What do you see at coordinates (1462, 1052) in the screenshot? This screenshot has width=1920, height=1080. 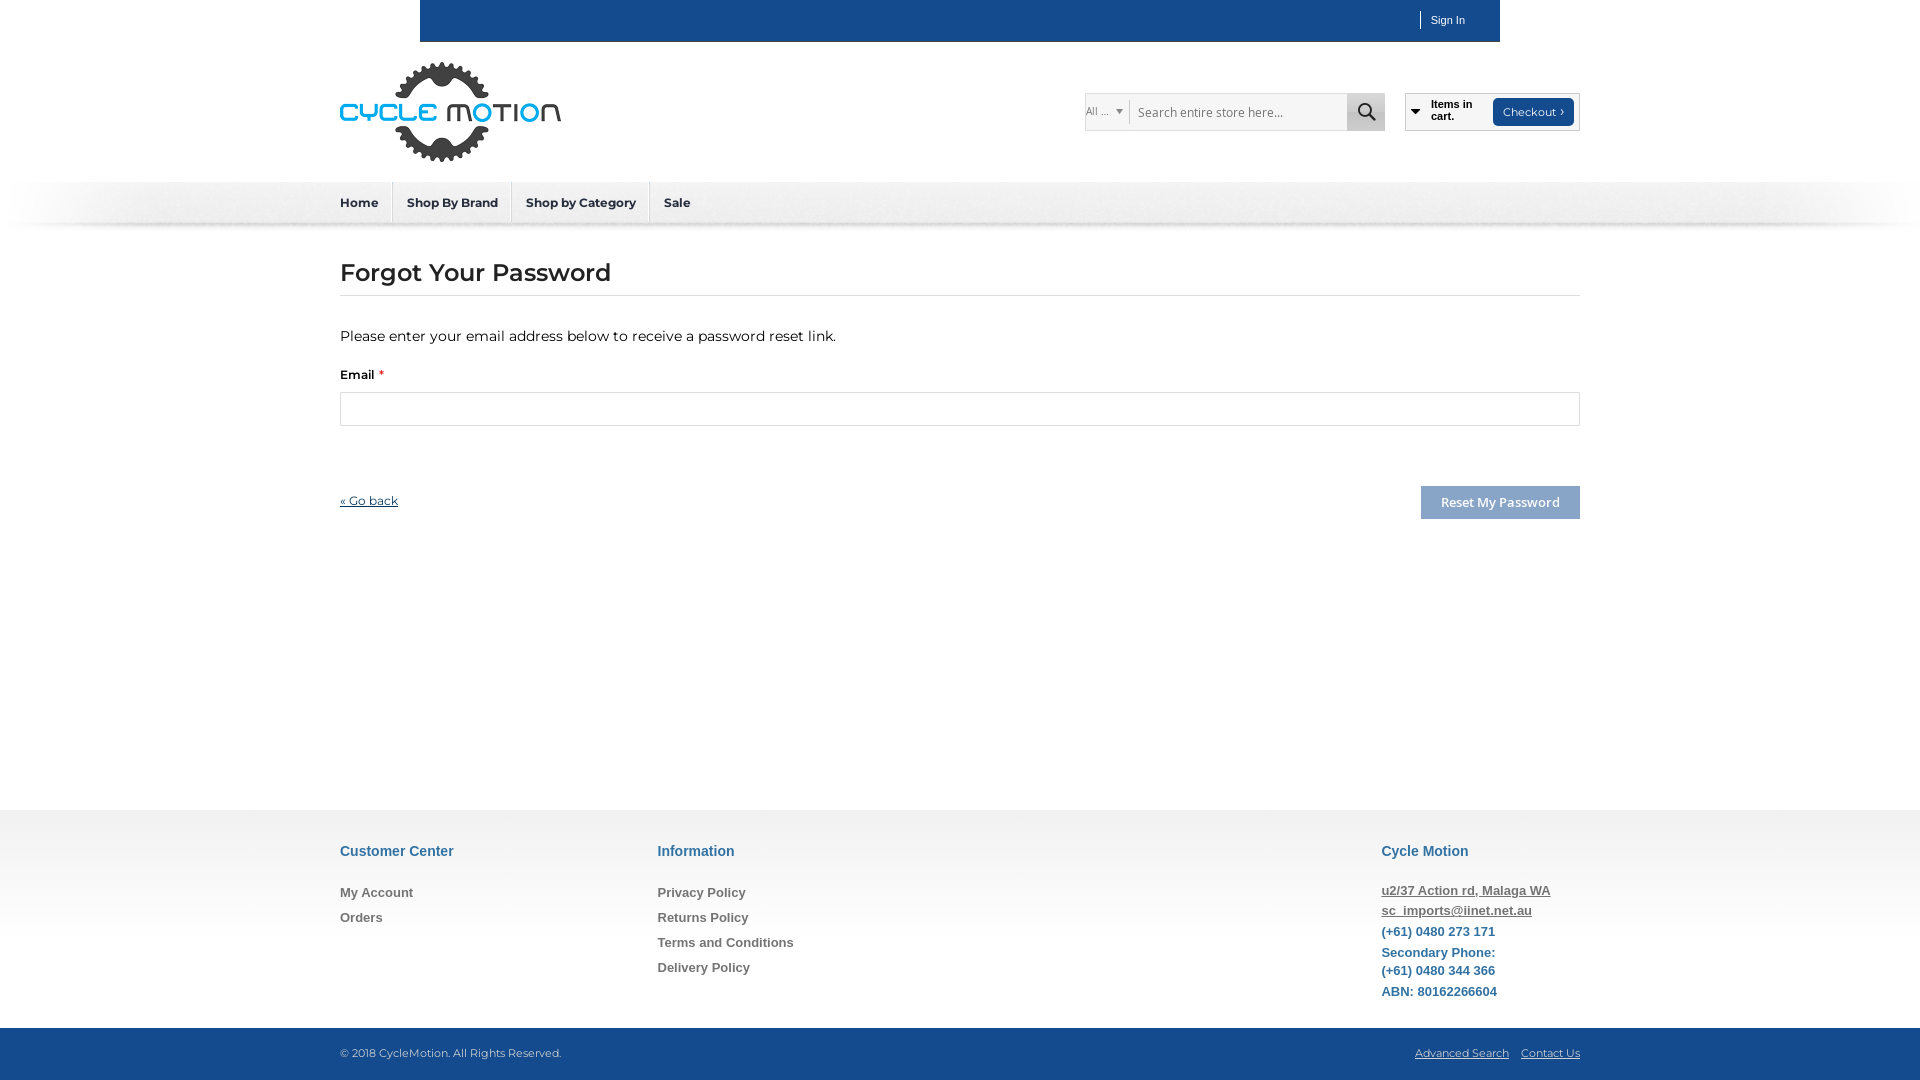 I see `'Advanced Search'` at bounding box center [1462, 1052].